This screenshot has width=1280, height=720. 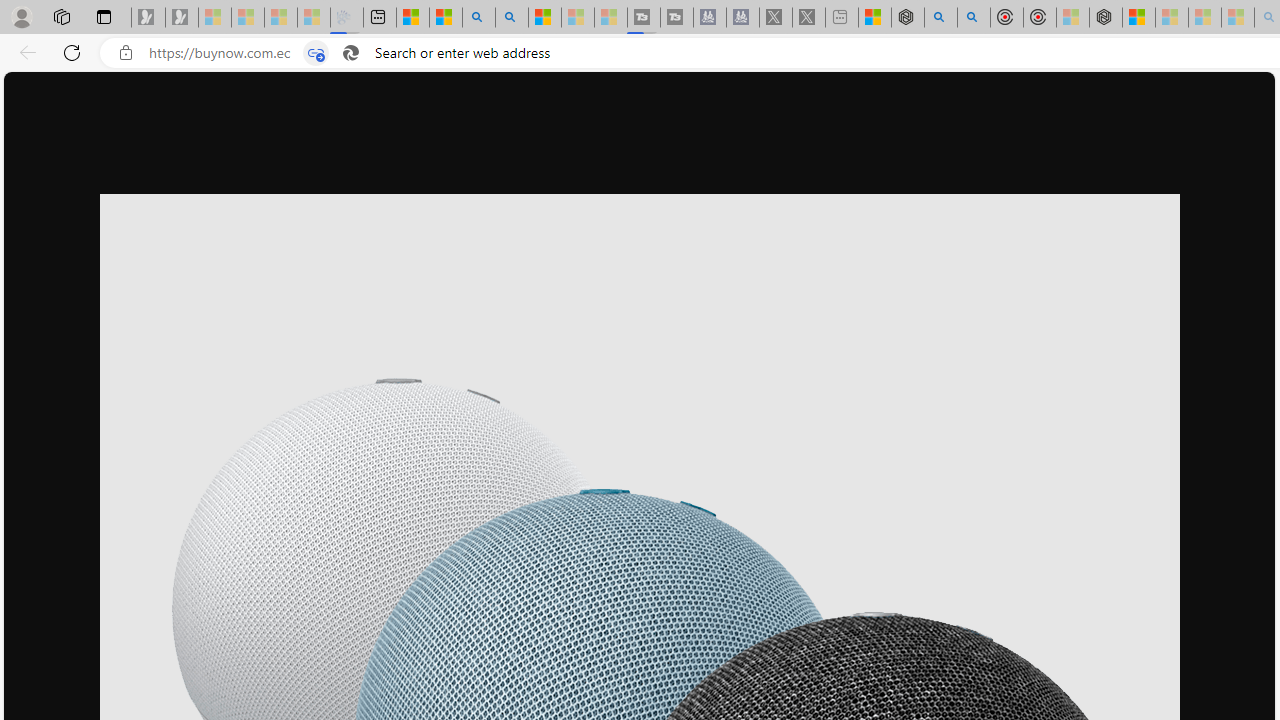 What do you see at coordinates (1105, 17) in the screenshot?
I see `'Nordace - Nordace Siena Is Not An Ordinary Backpack'` at bounding box center [1105, 17].